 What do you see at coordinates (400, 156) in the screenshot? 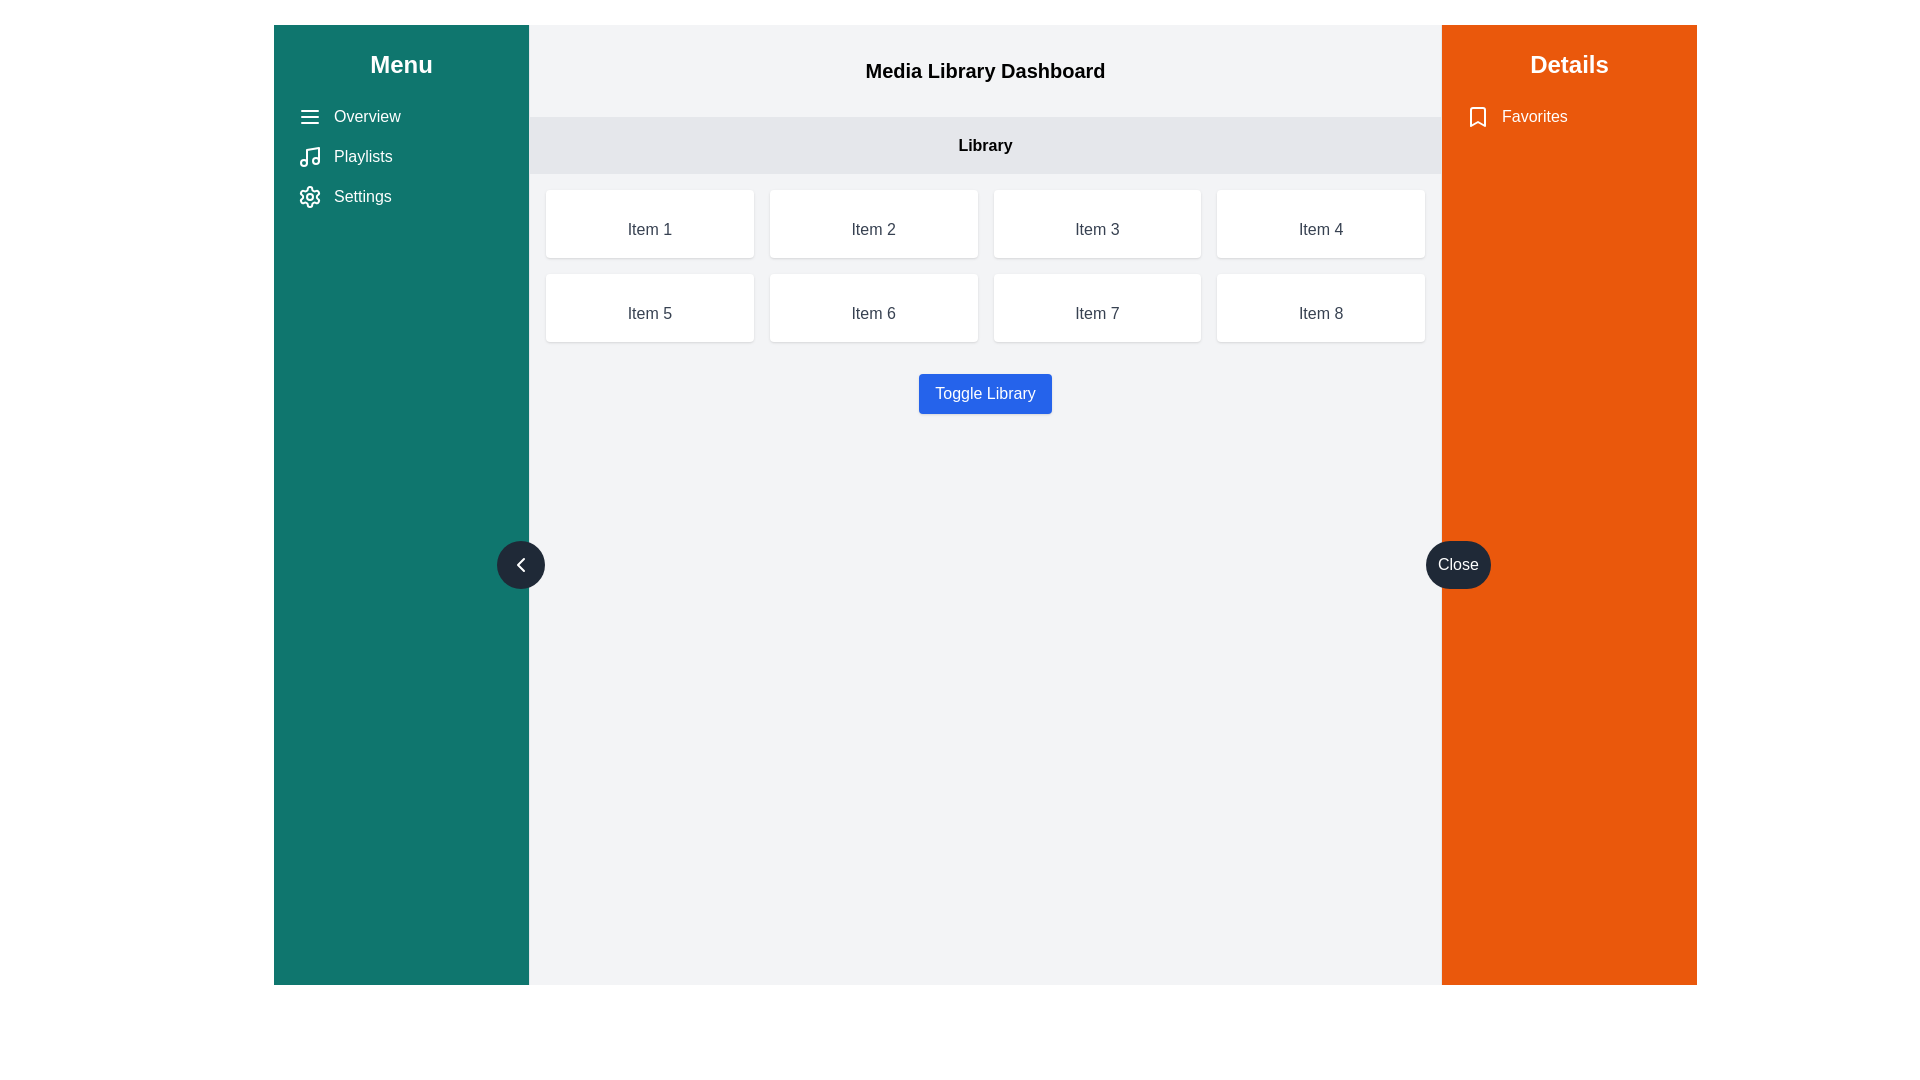
I see `the 'Playlists' menu item located in the left sidebar, which is the second item in the list between 'Overview' and 'Settings'` at bounding box center [400, 156].